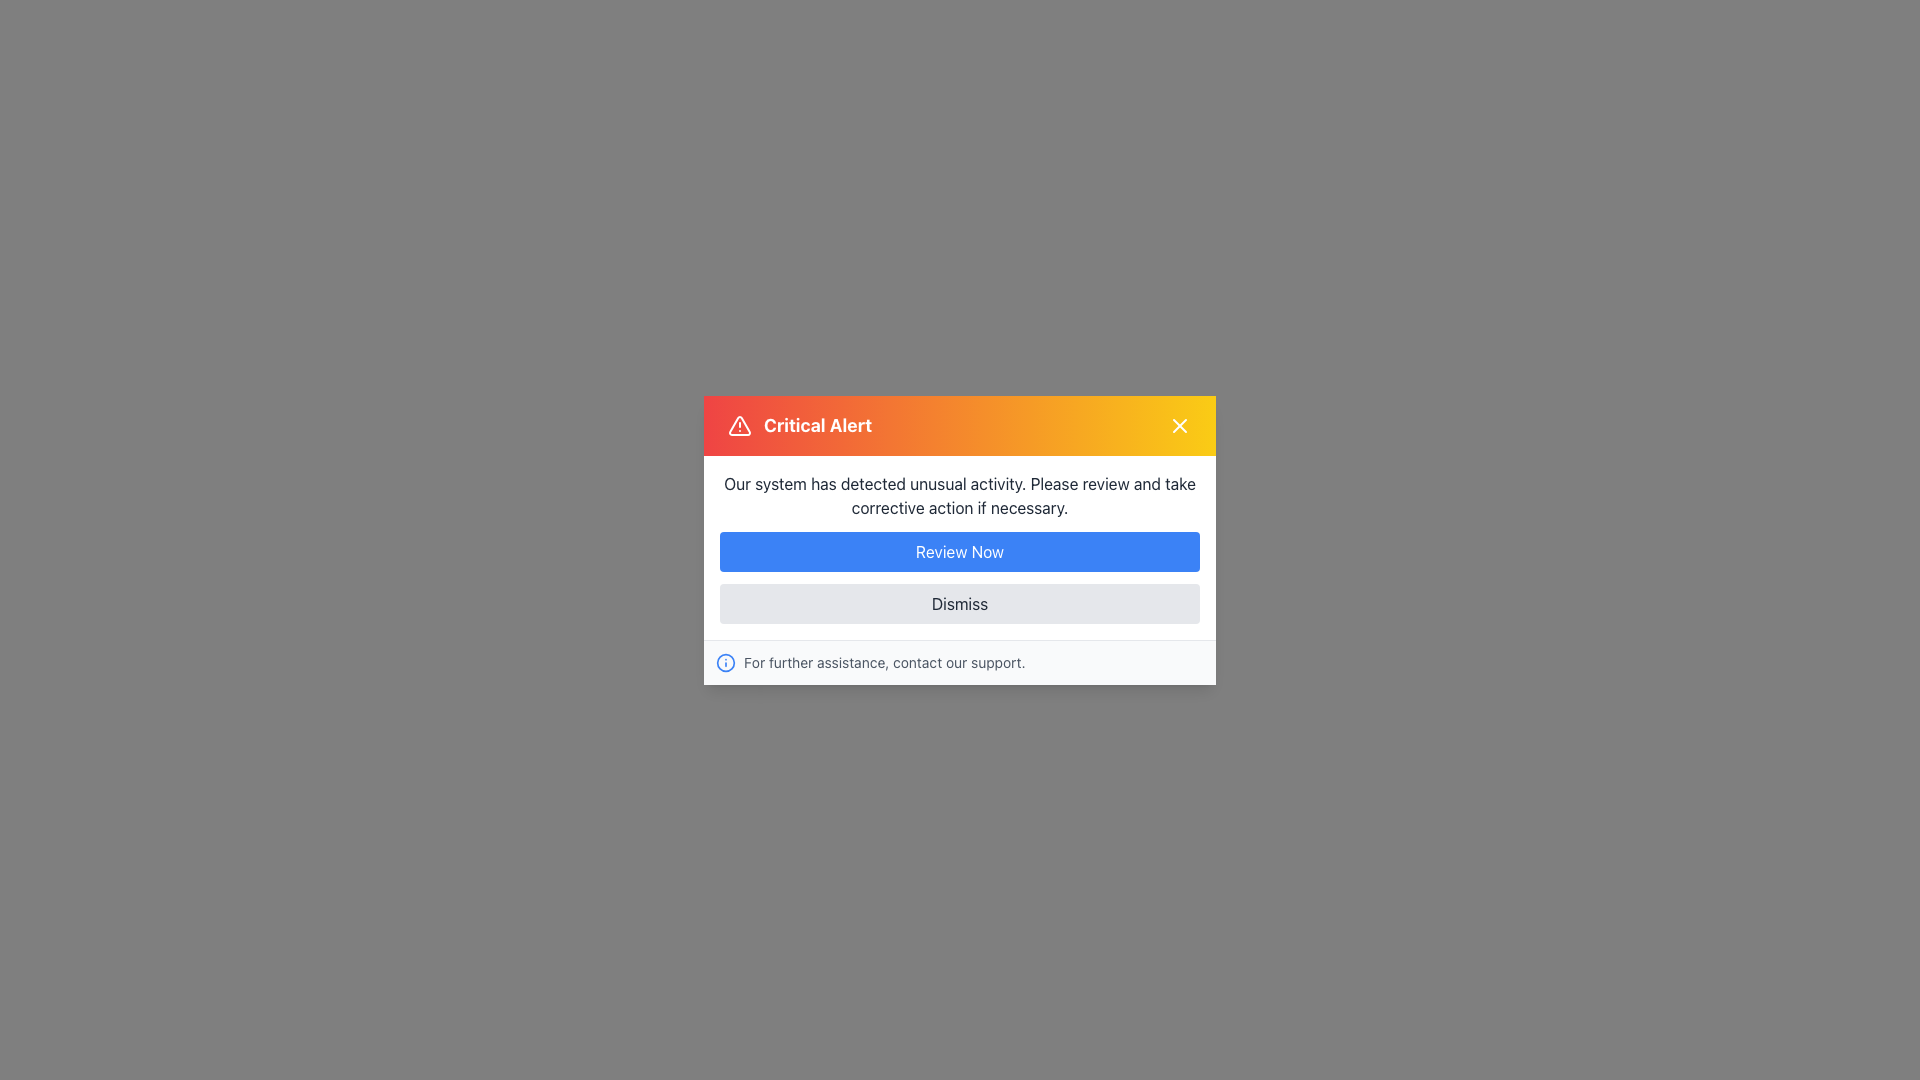 The height and width of the screenshot is (1080, 1920). I want to click on the graphical icon element that visually represents the critical nature of the alert, located on the top-left corner of the alert modal, adjacent to the 'Critical Alert' text, so click(738, 424).